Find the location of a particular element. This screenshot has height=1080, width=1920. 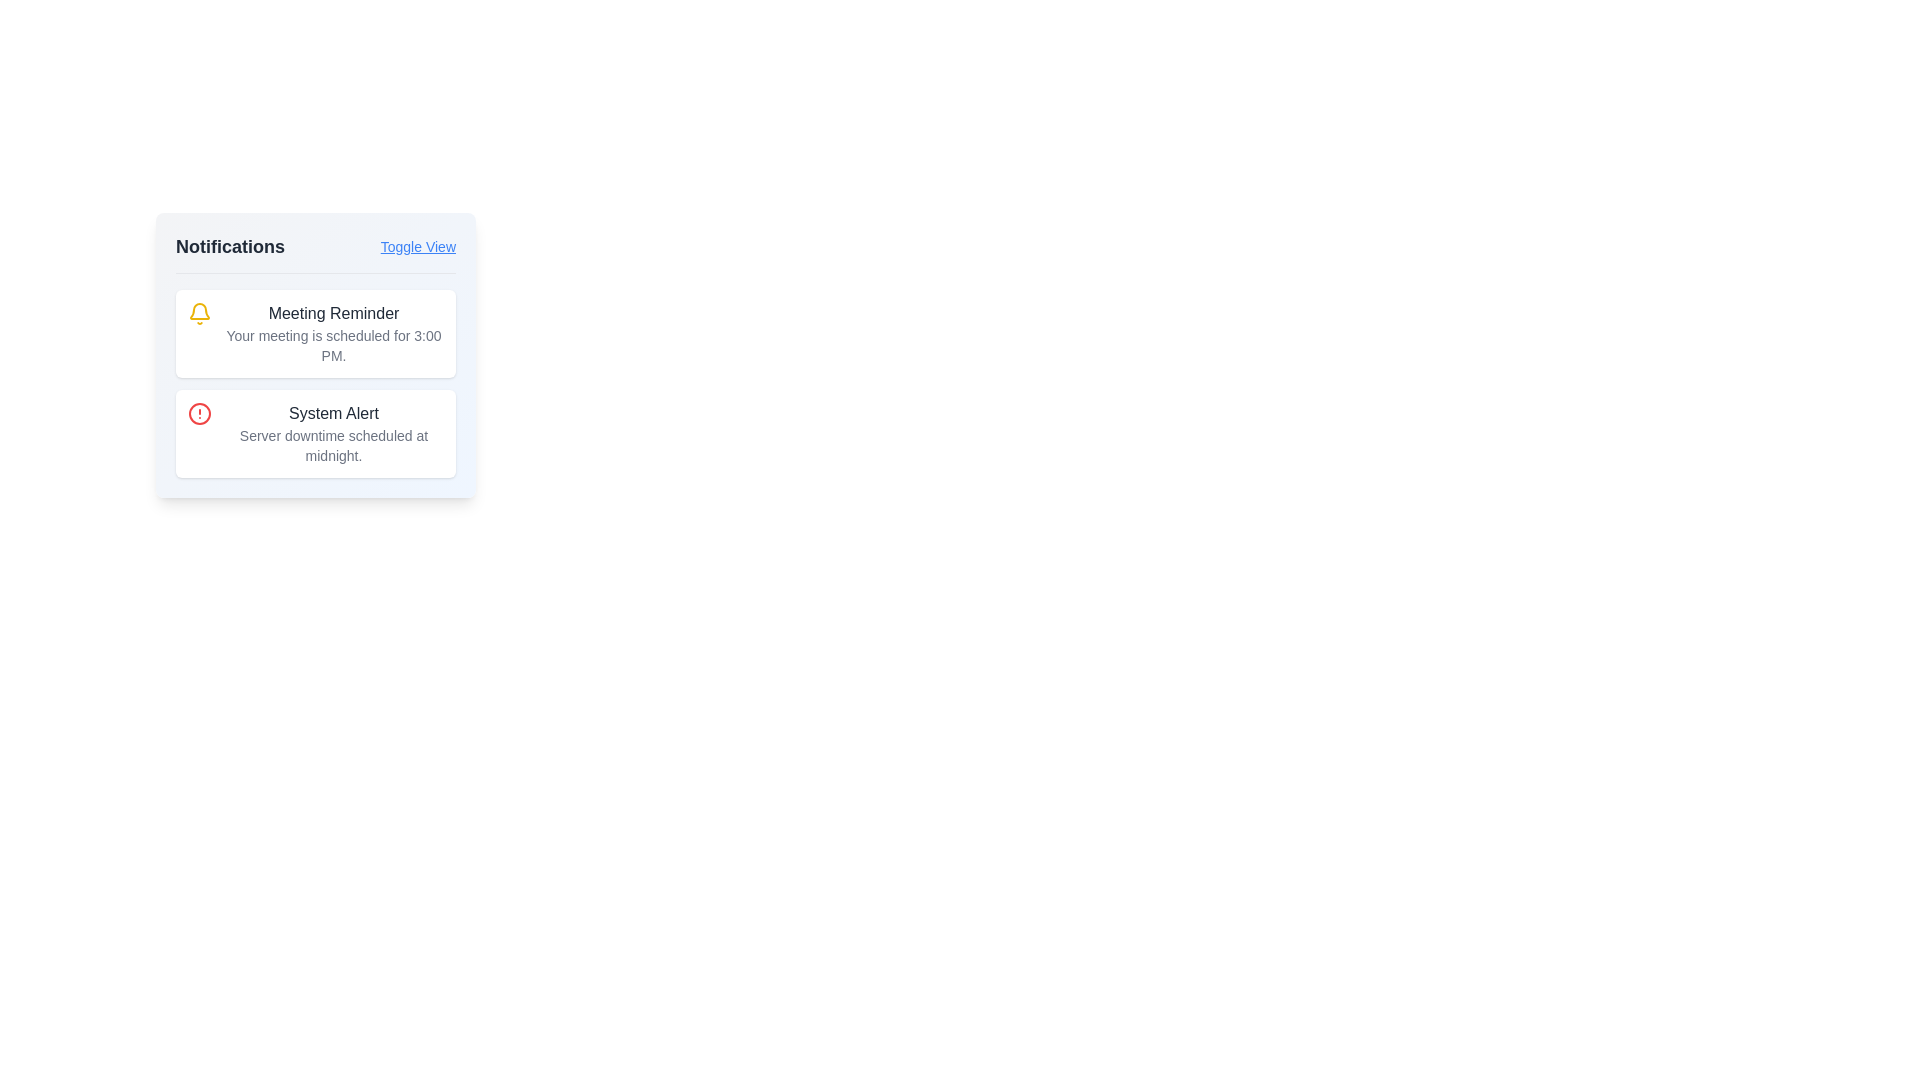

the alert icon located within the 'System Alert' notification card, positioned to the left of the text 'System Alert' and 'Server downtime scheduled at midnight.' is located at coordinates (200, 412).